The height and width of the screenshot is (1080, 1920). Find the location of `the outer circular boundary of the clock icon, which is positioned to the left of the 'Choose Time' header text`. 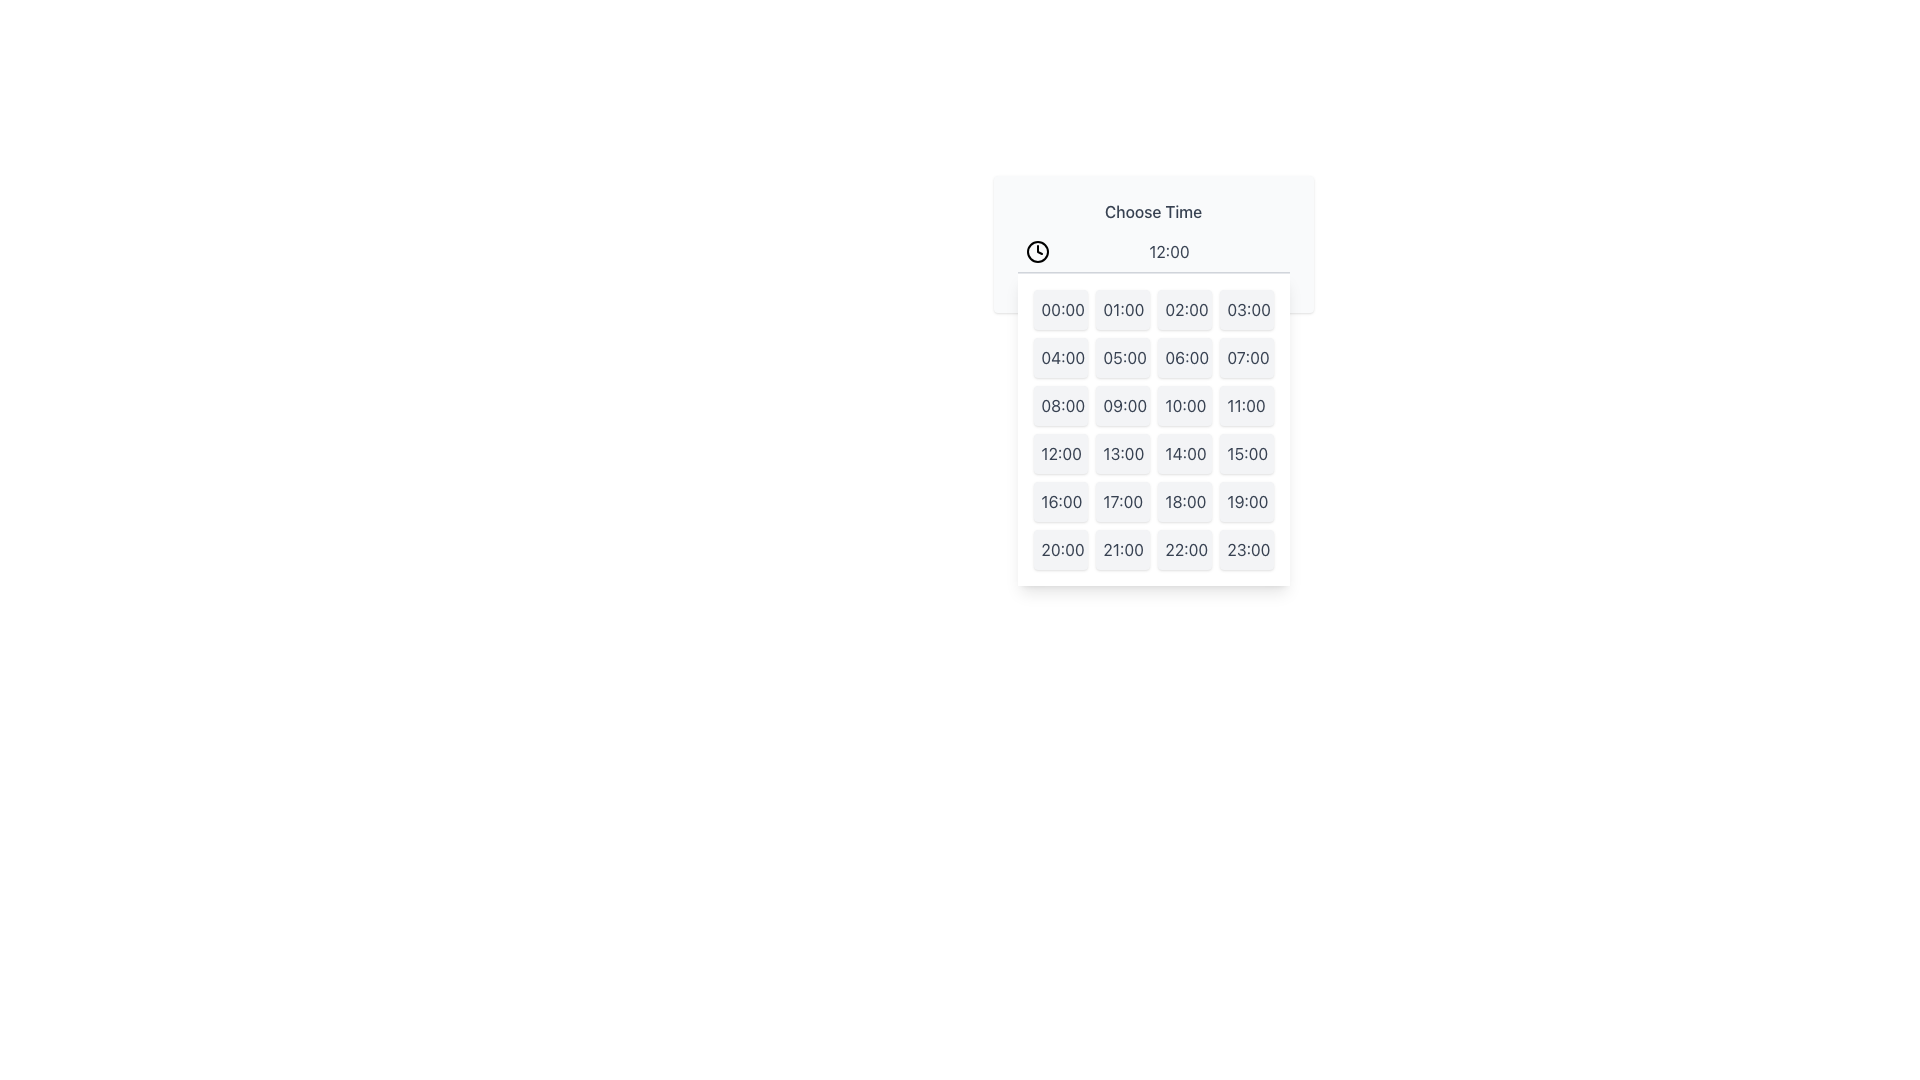

the outer circular boundary of the clock icon, which is positioned to the left of the 'Choose Time' header text is located at coordinates (1037, 250).